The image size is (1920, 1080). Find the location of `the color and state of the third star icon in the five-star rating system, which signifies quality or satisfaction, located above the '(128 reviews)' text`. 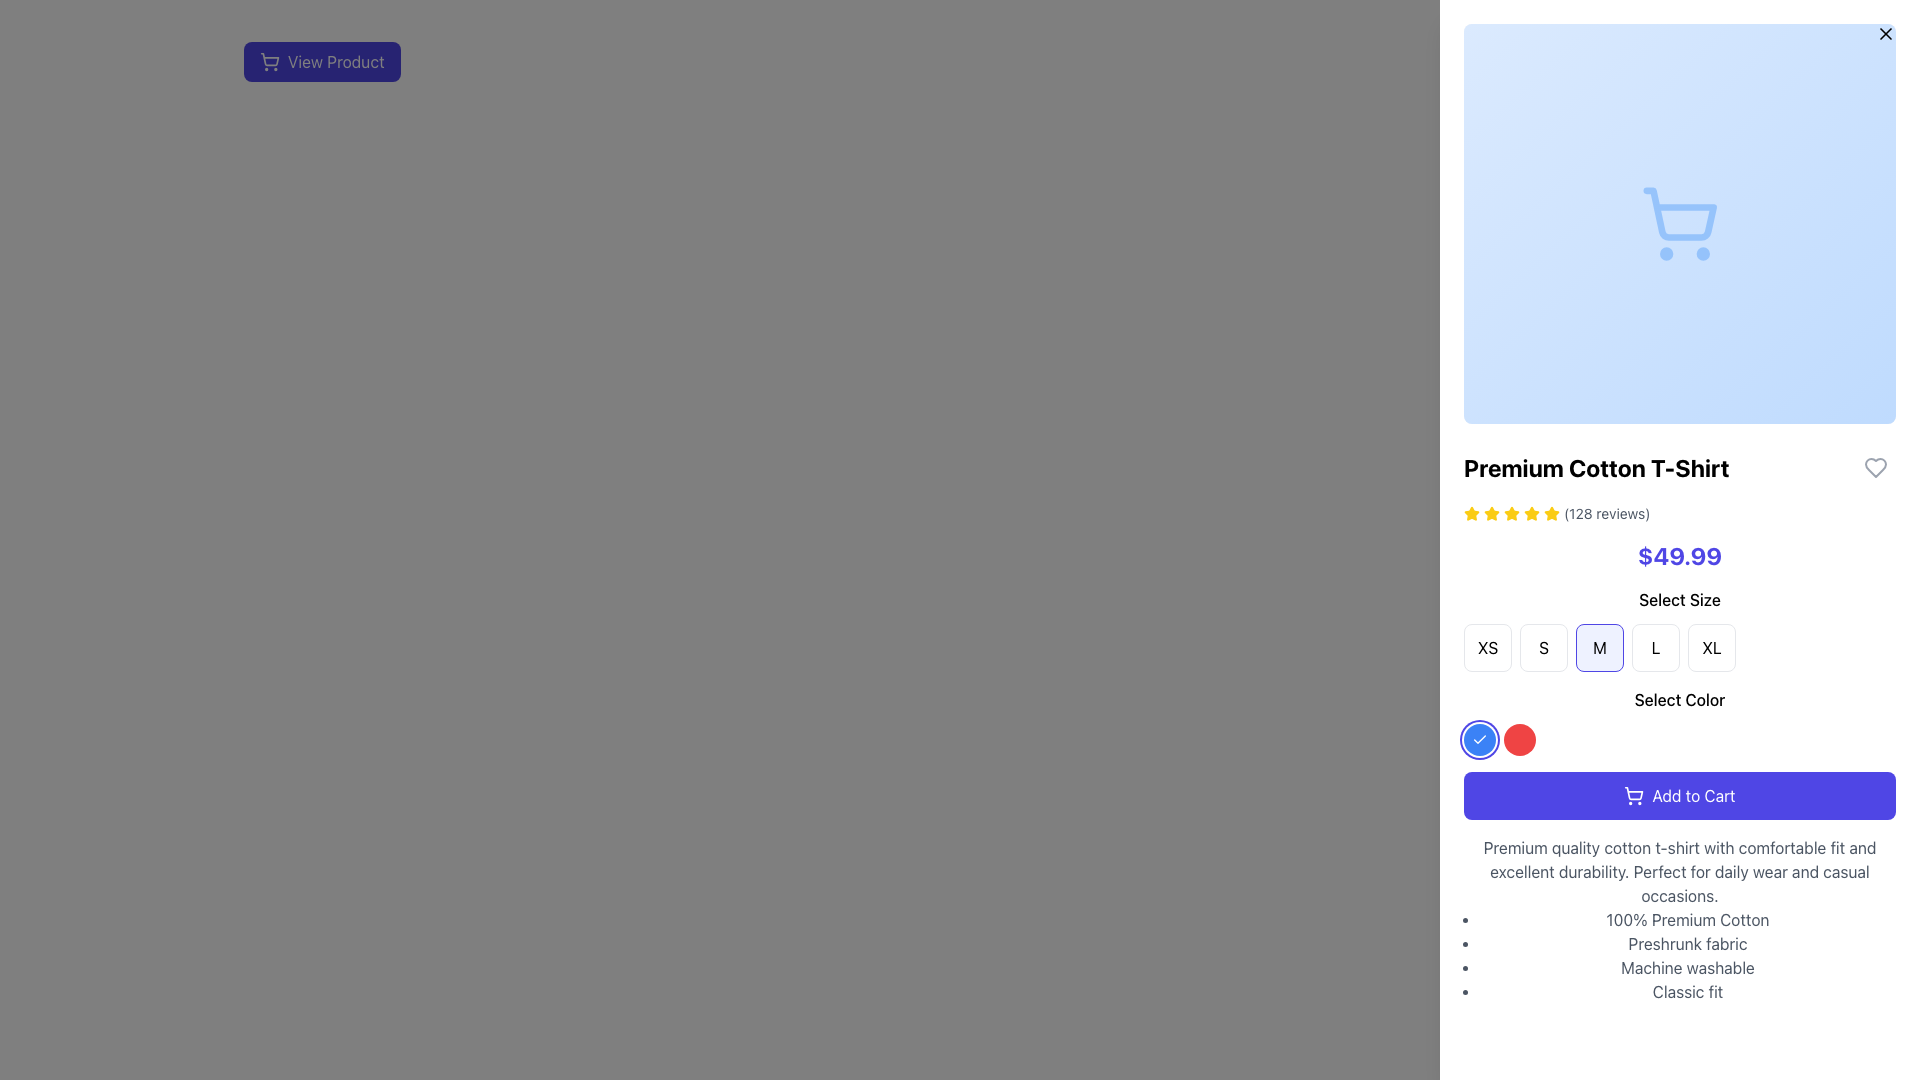

the color and state of the third star icon in the five-star rating system, which signifies quality or satisfaction, located above the '(128 reviews)' text is located at coordinates (1492, 512).